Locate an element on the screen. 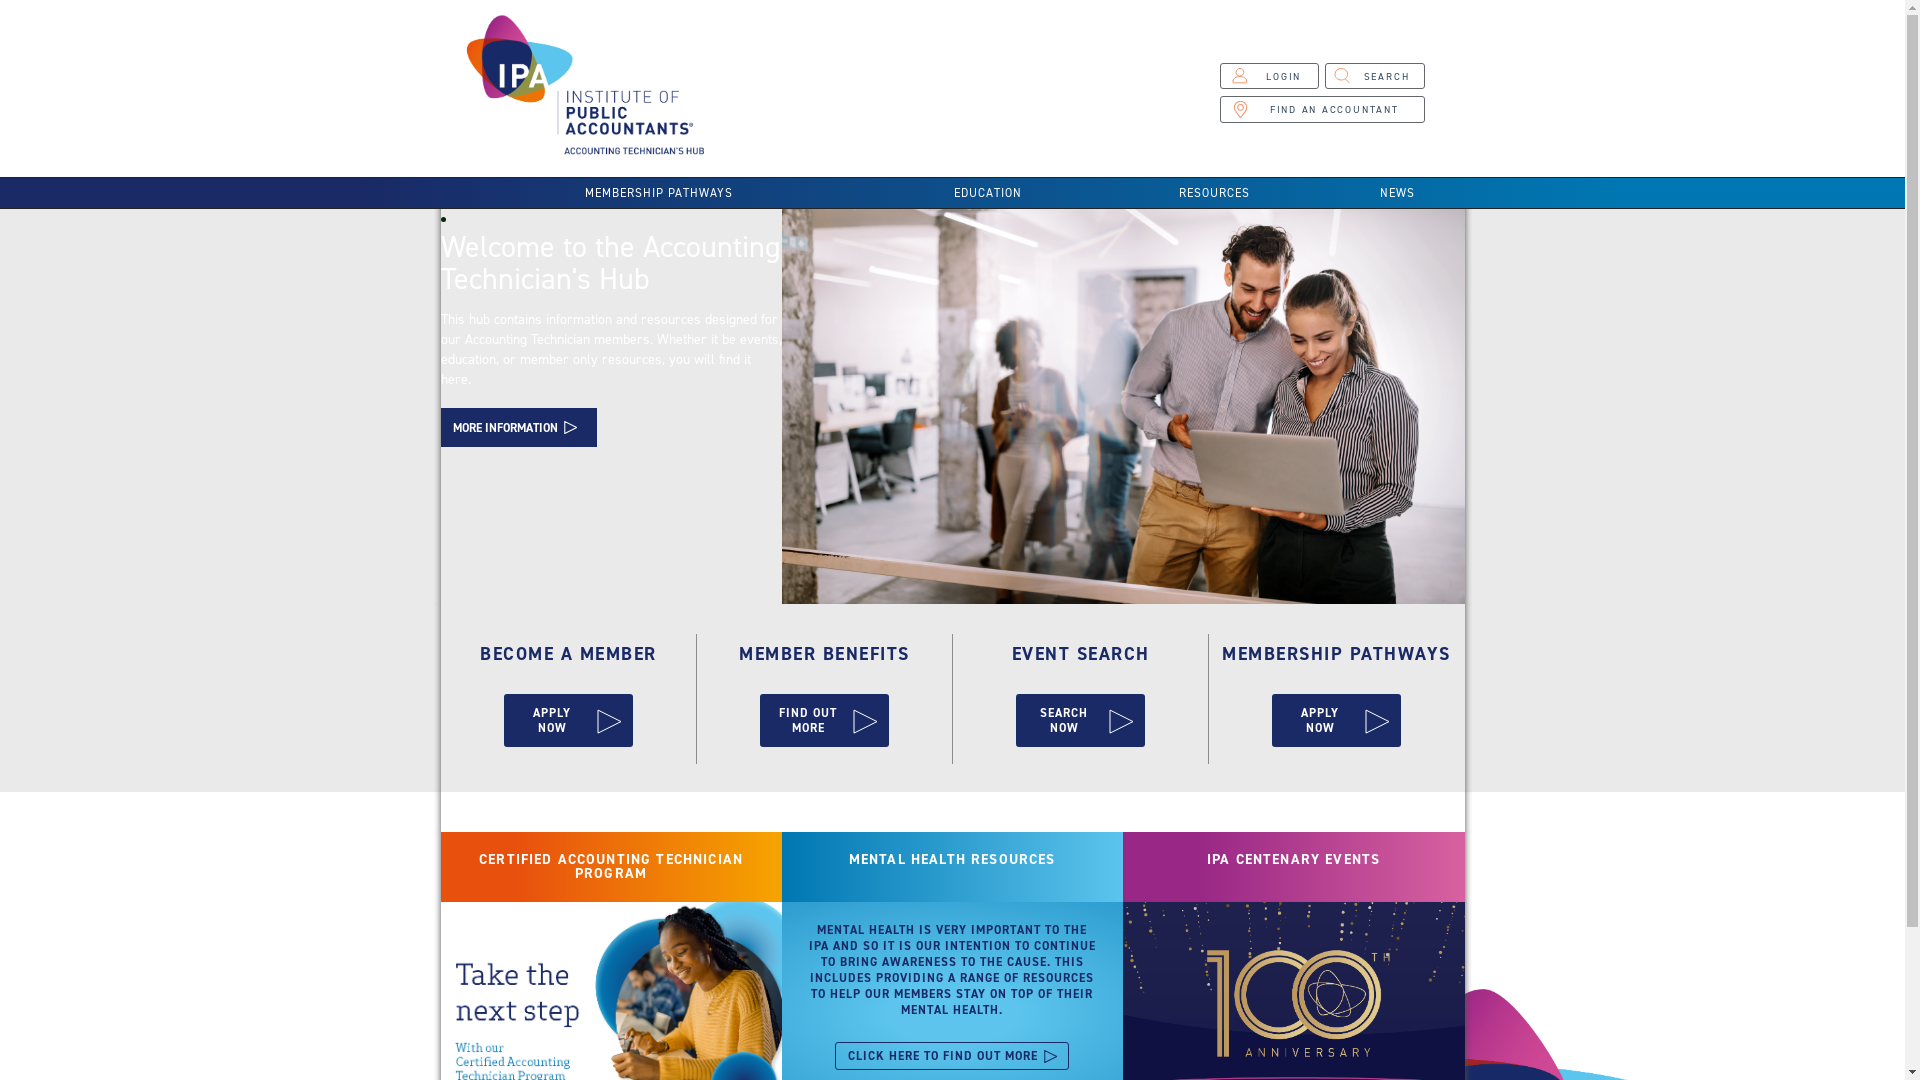  'APPLY is located at coordinates (1336, 720).